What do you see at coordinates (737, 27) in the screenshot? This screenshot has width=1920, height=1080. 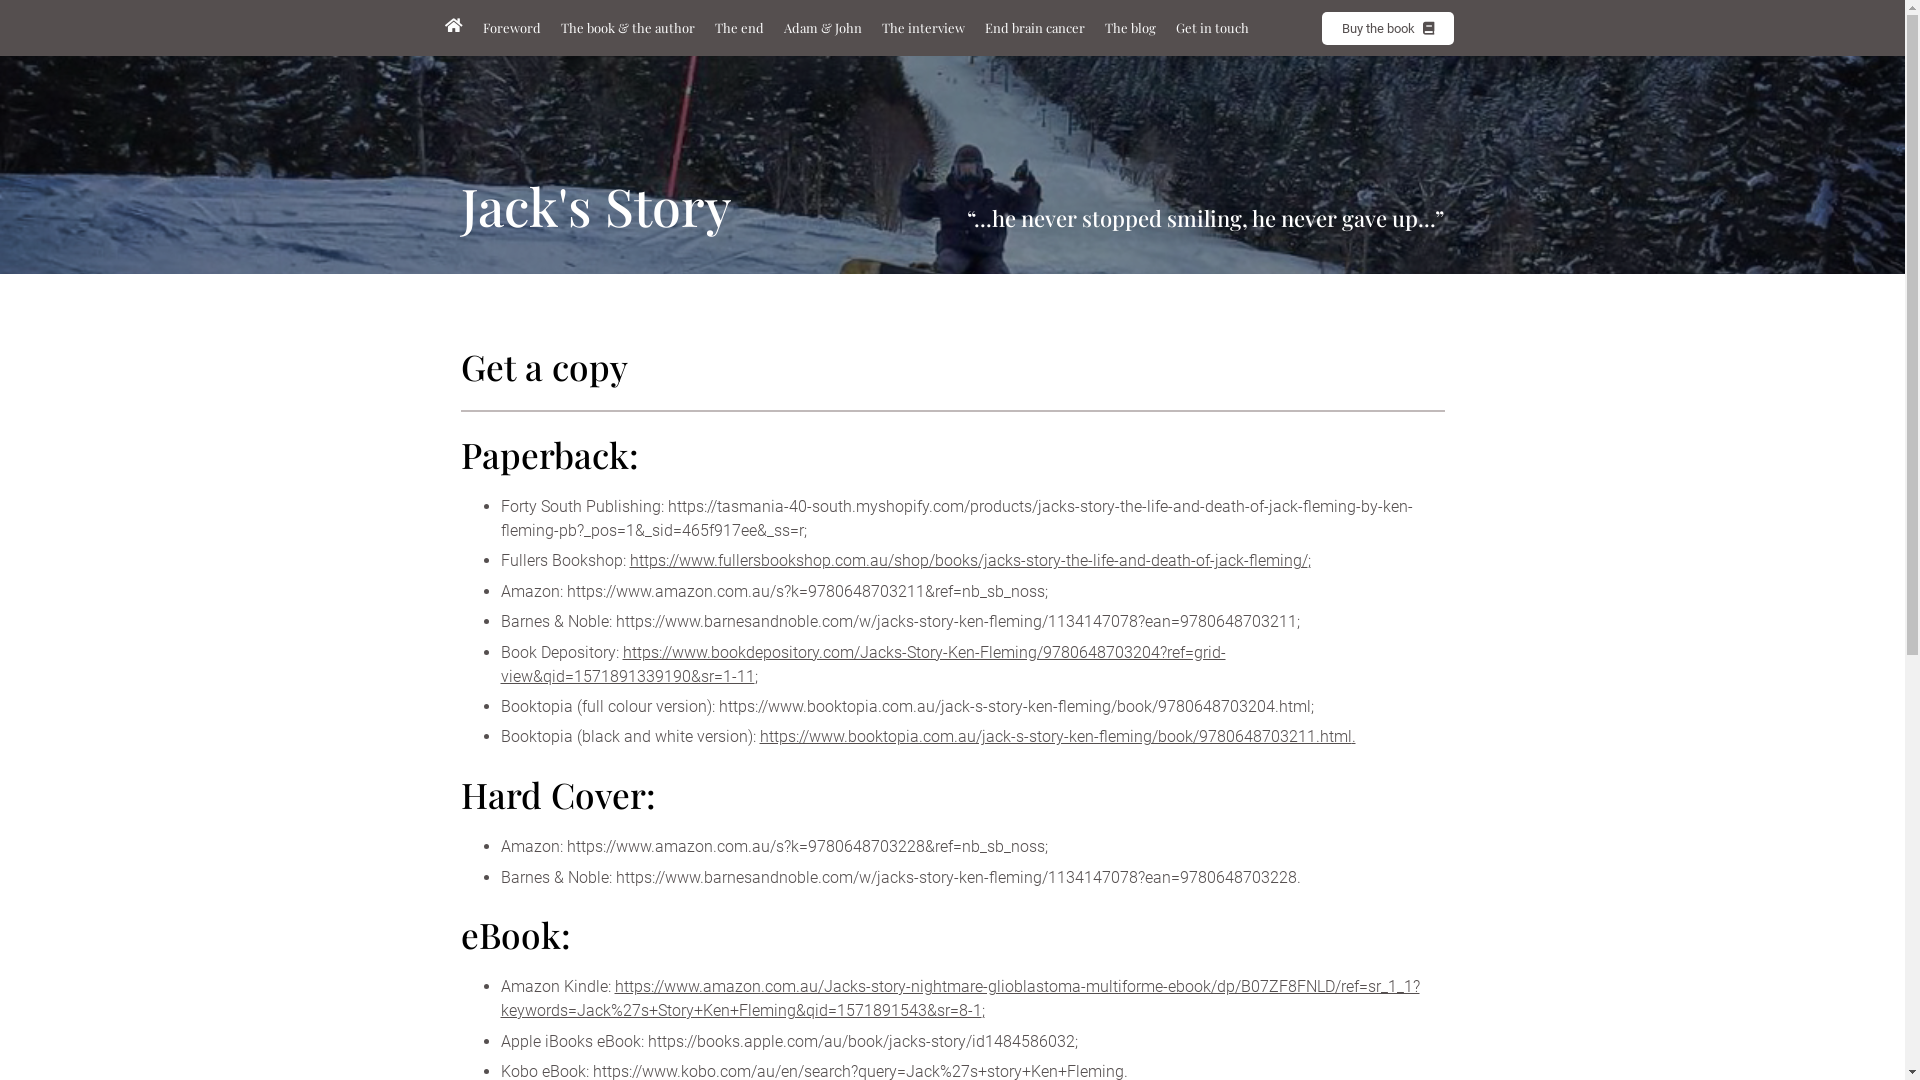 I see `'The end'` at bounding box center [737, 27].